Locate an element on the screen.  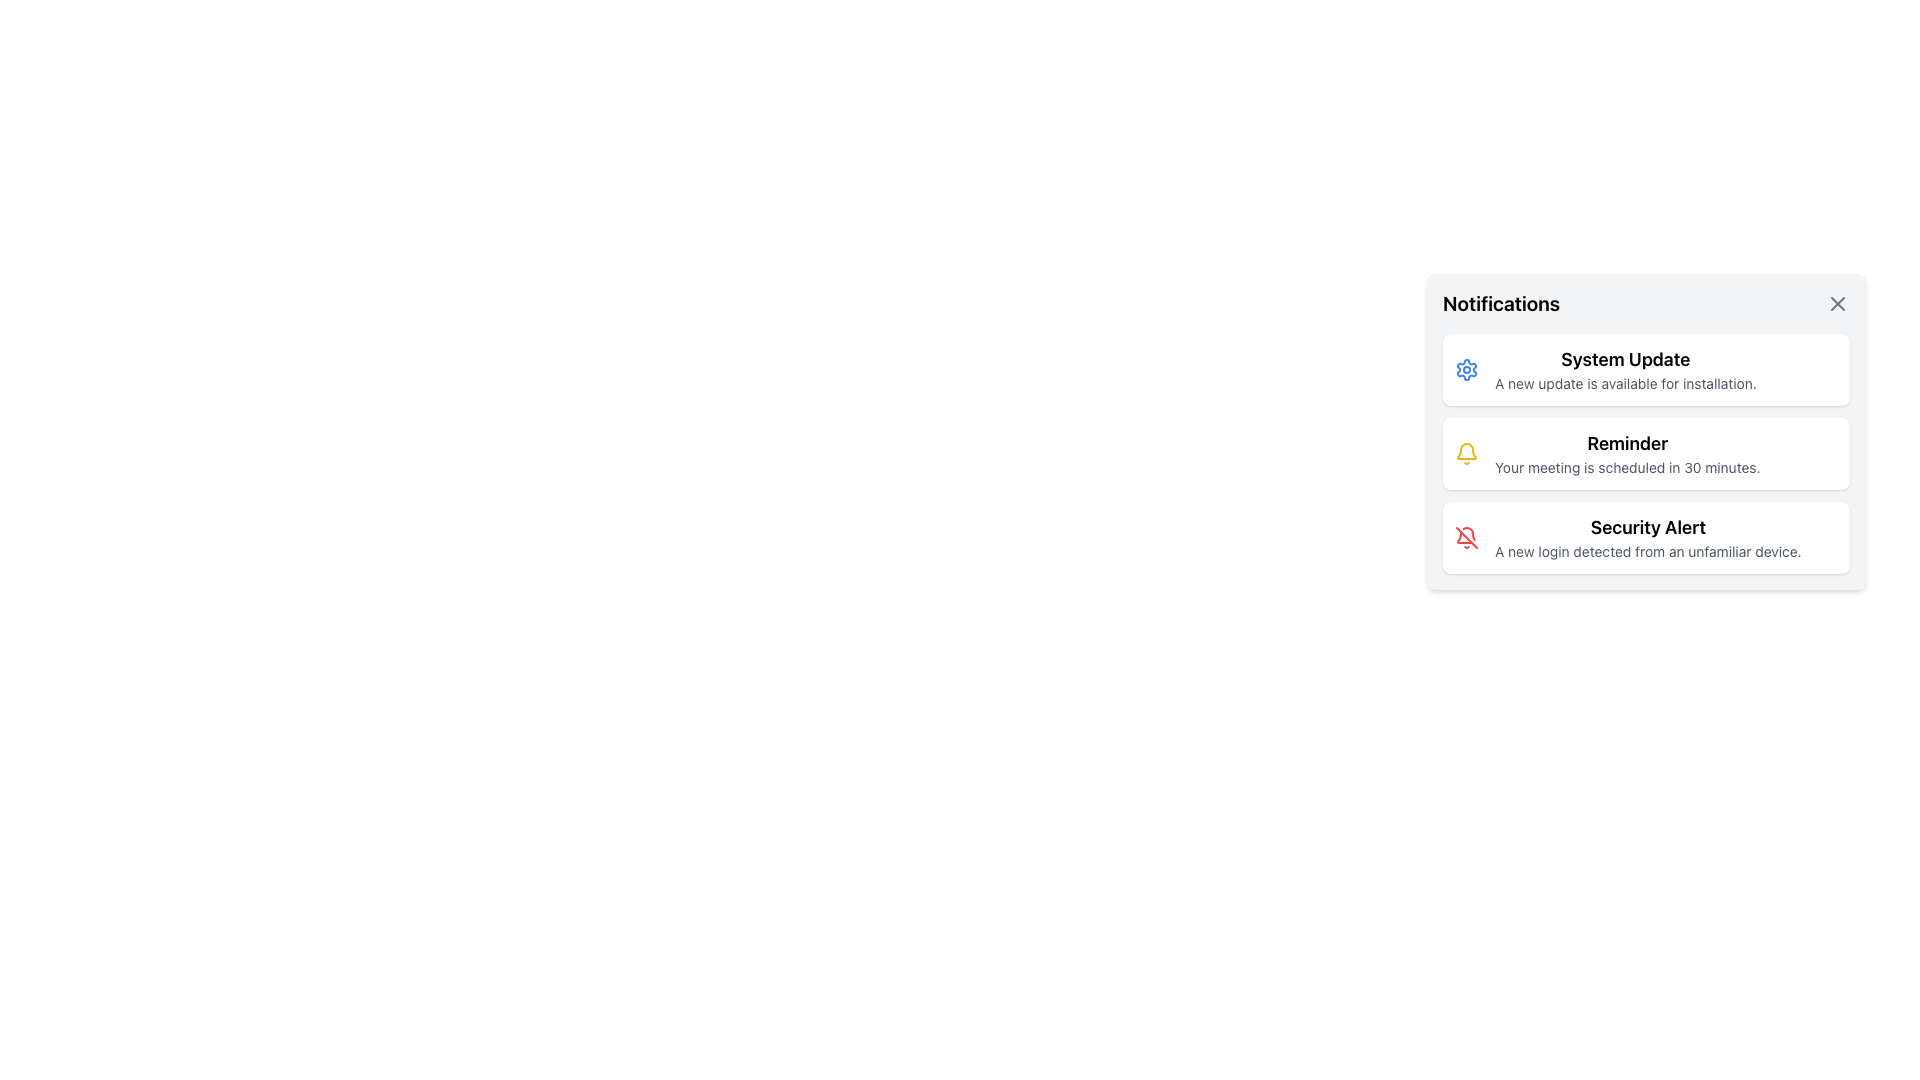
the Text Display that states 'Your meeting is scheduled in 30 minutes.' located under the 'Reminder' heading in the notification box is located at coordinates (1627, 467).